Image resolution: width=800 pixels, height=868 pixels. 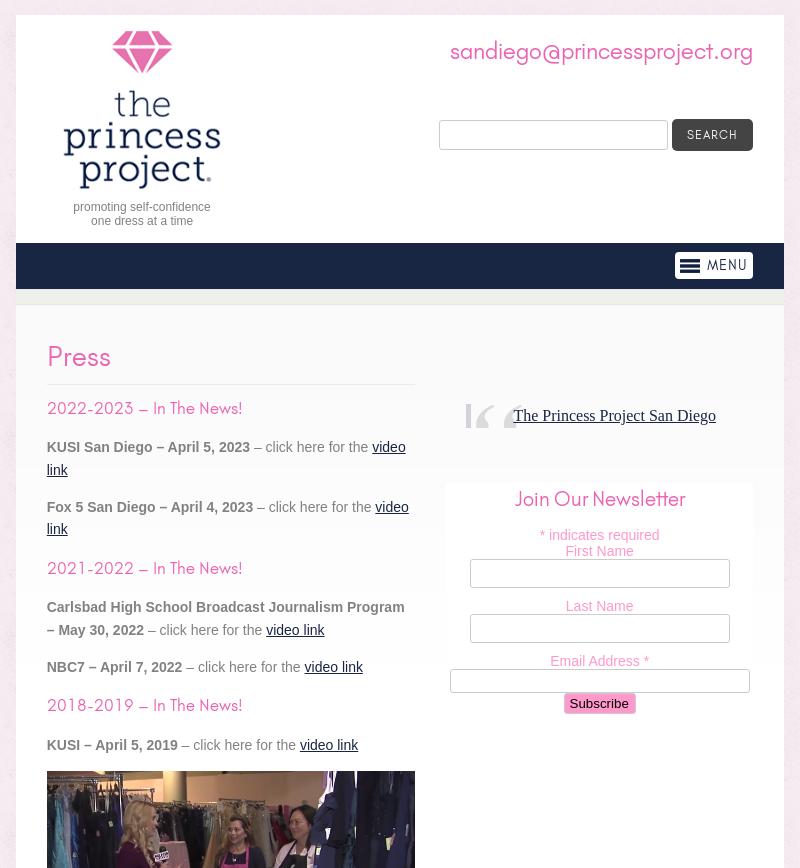 I want to click on 'Search', so click(x=711, y=134).